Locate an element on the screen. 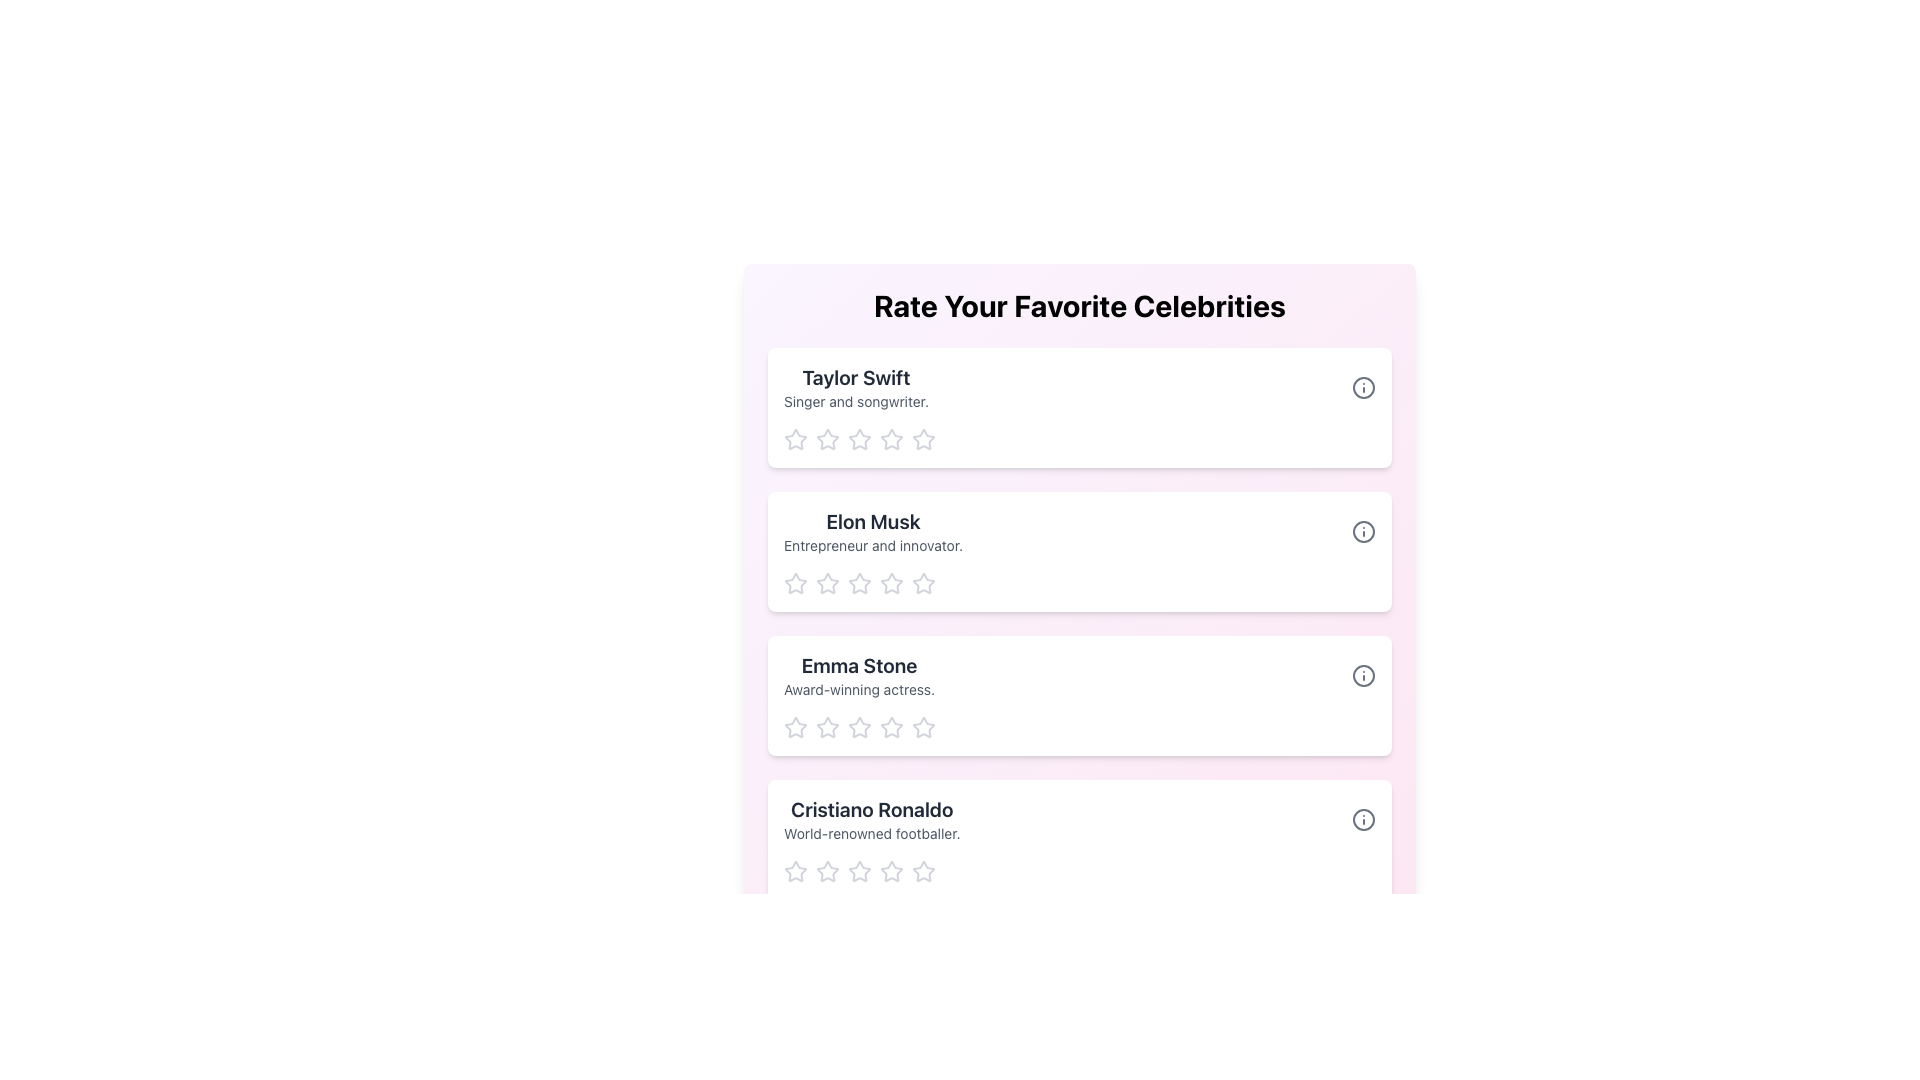 The height and width of the screenshot is (1080, 1920). the first Rating Star Icon in the rating system for 'Taylor Swift' is located at coordinates (859, 438).